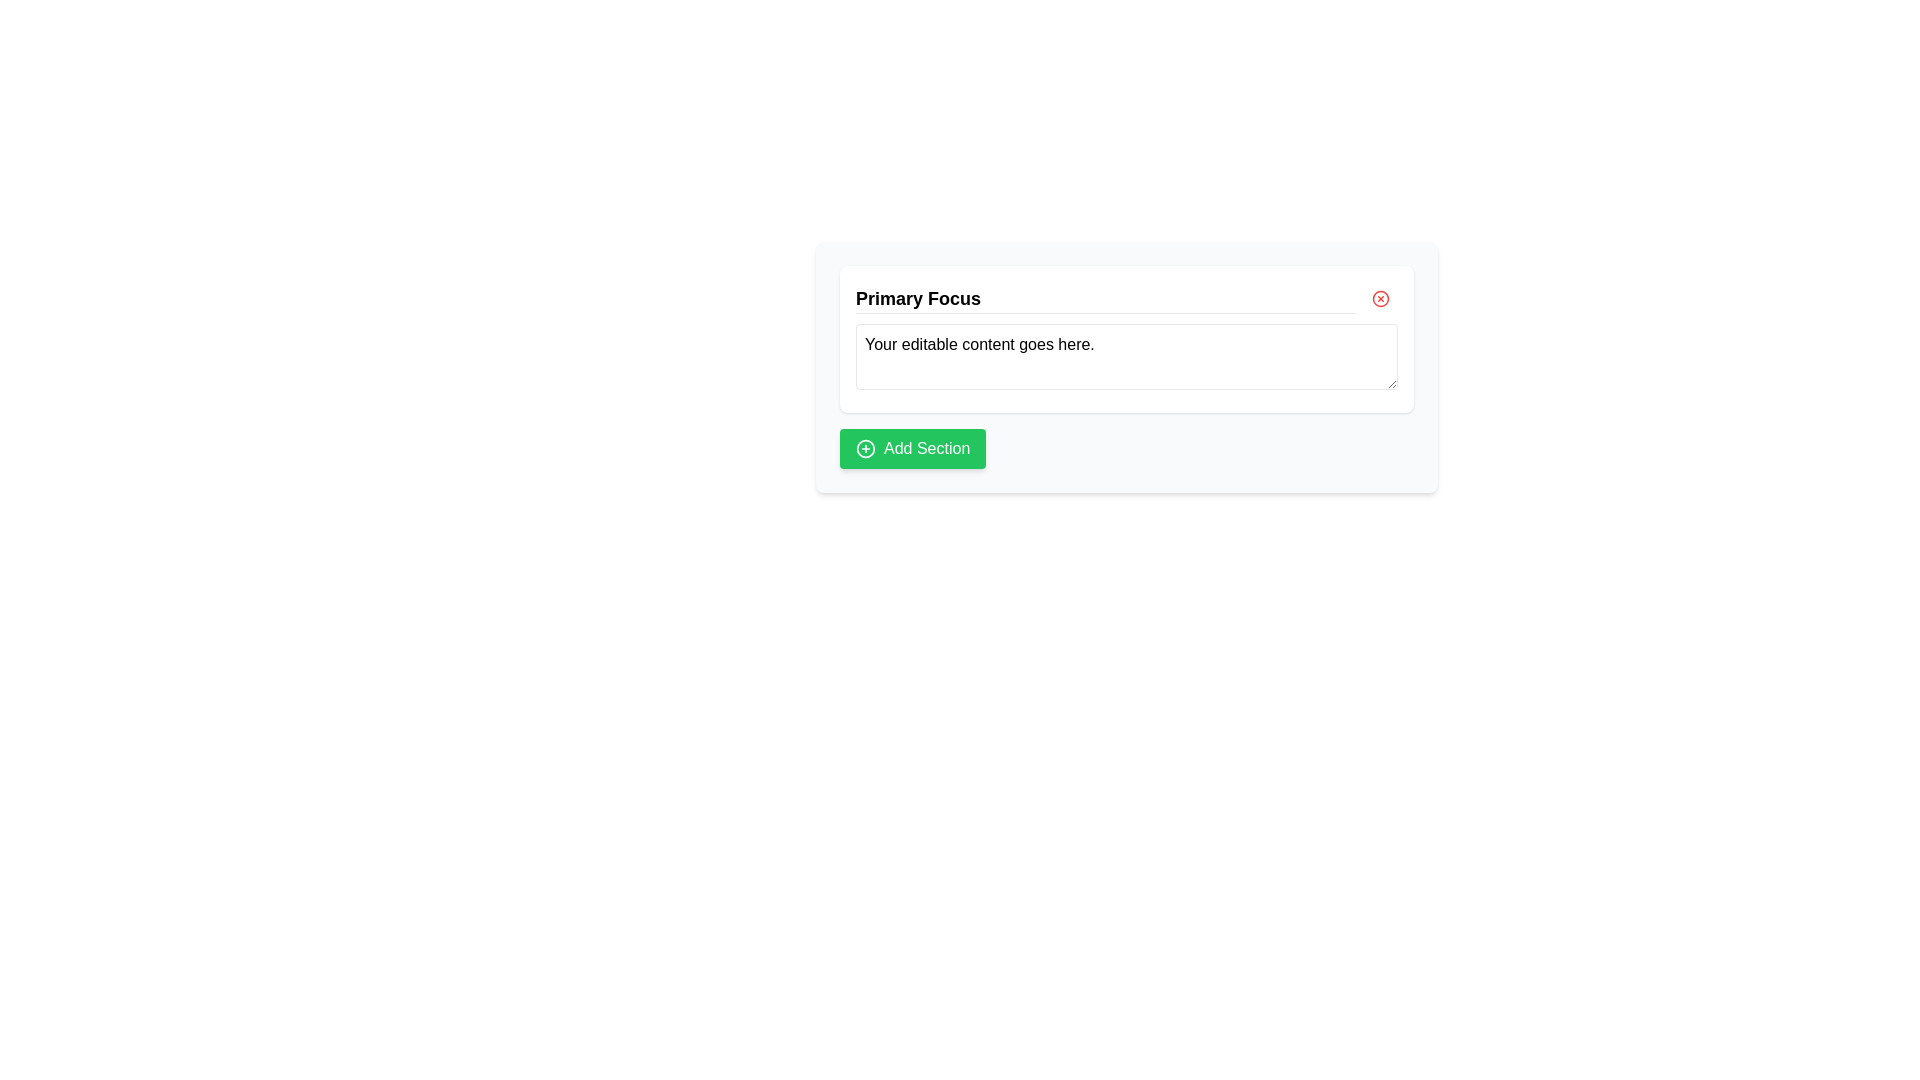  Describe the element at coordinates (1127, 367) in the screenshot. I see `the text input field with a light gray background that contains the placeholder text 'Your editable content goes here.' located below the 'Primary Focus' title and above the 'Add Section' button` at that location.